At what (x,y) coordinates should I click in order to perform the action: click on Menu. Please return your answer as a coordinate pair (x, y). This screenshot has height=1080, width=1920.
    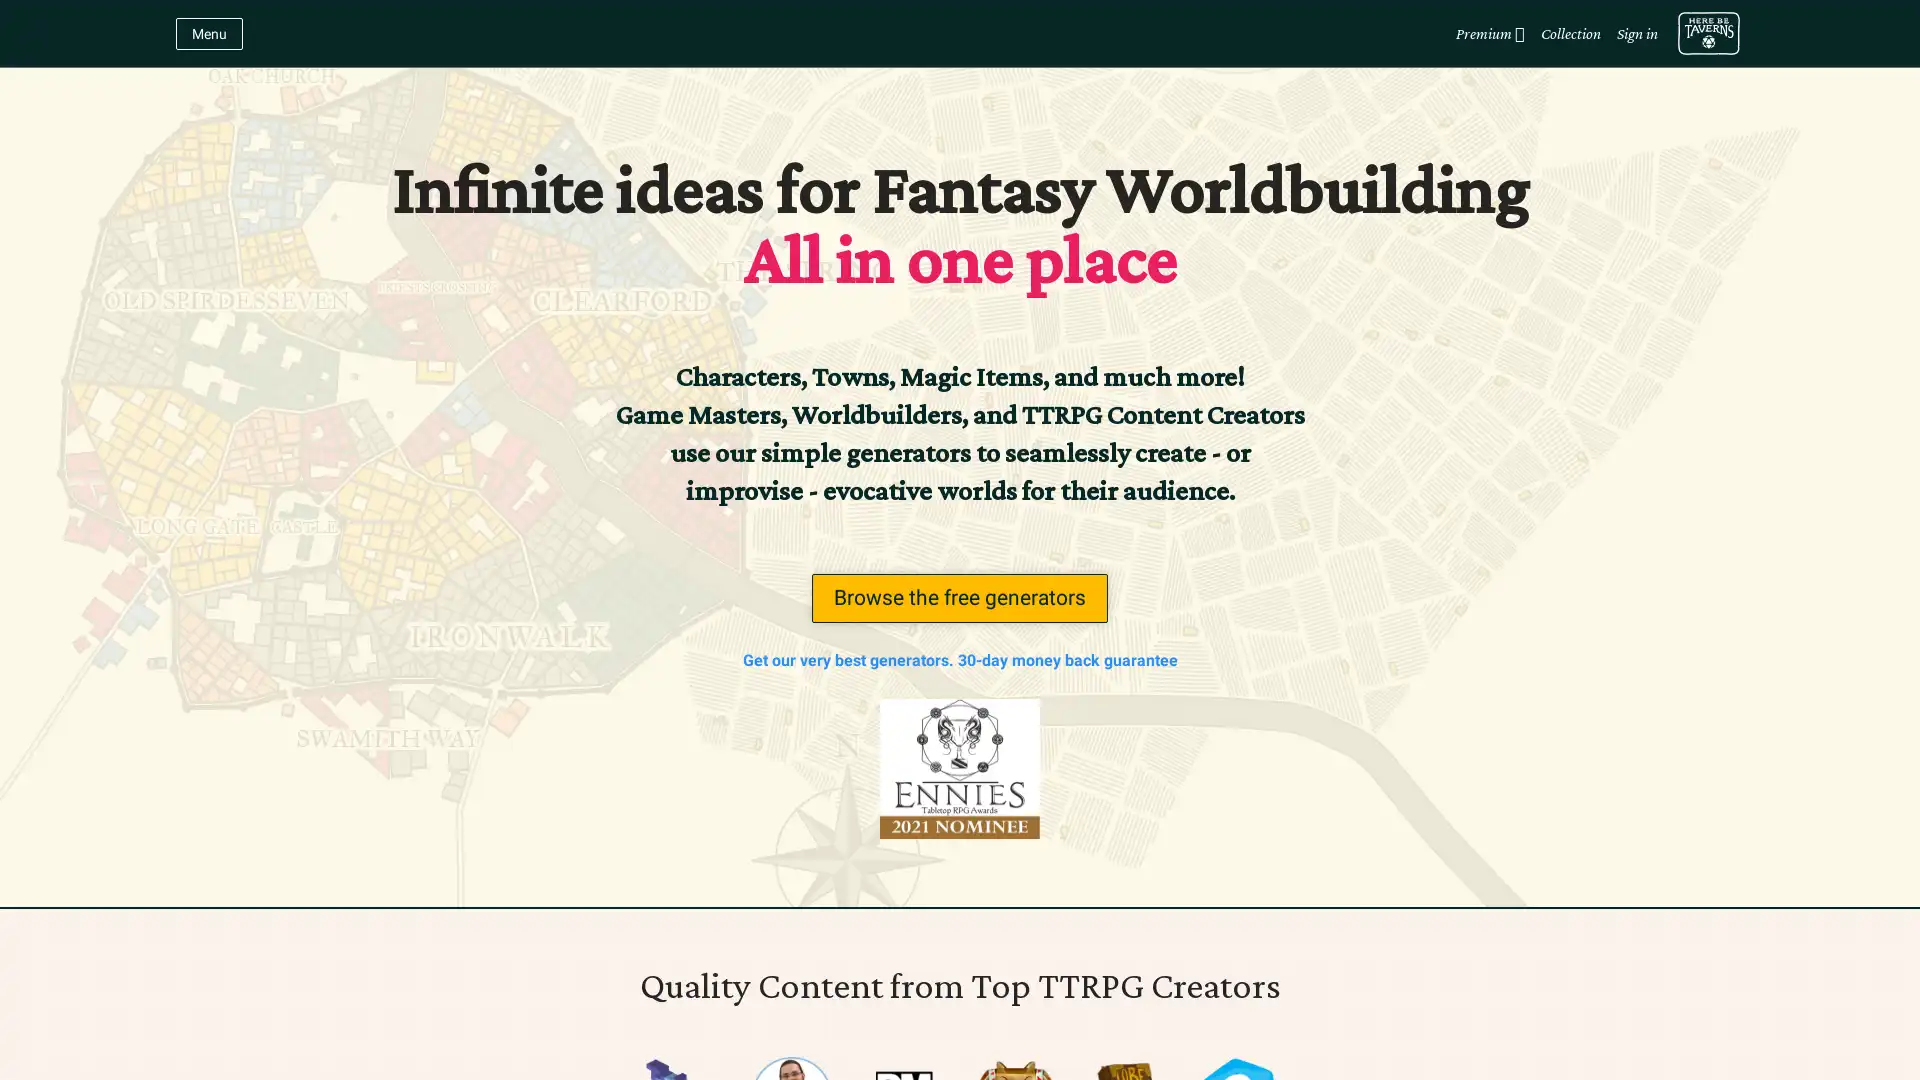
    Looking at the image, I should click on (209, 33).